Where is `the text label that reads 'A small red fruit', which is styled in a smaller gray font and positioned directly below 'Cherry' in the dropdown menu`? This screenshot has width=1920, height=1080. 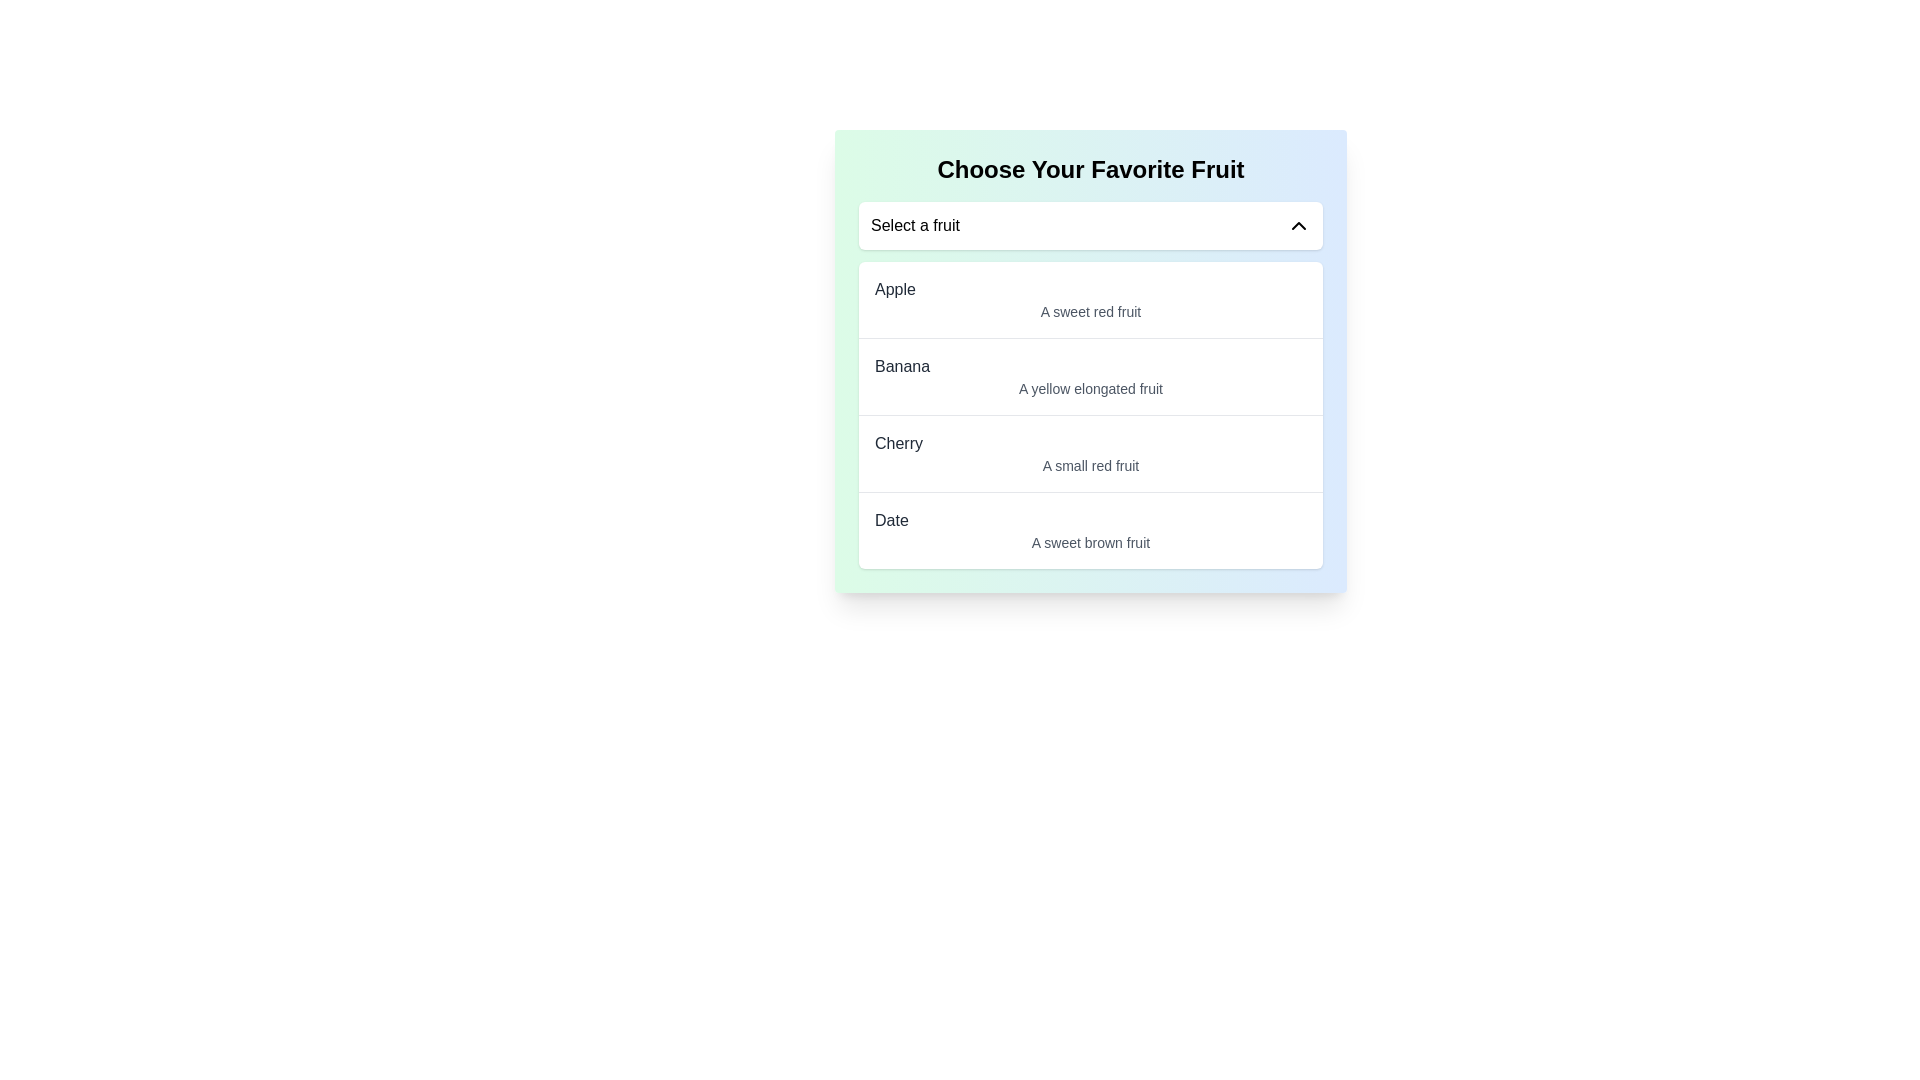
the text label that reads 'A small red fruit', which is styled in a smaller gray font and positioned directly below 'Cherry' in the dropdown menu is located at coordinates (1089, 466).